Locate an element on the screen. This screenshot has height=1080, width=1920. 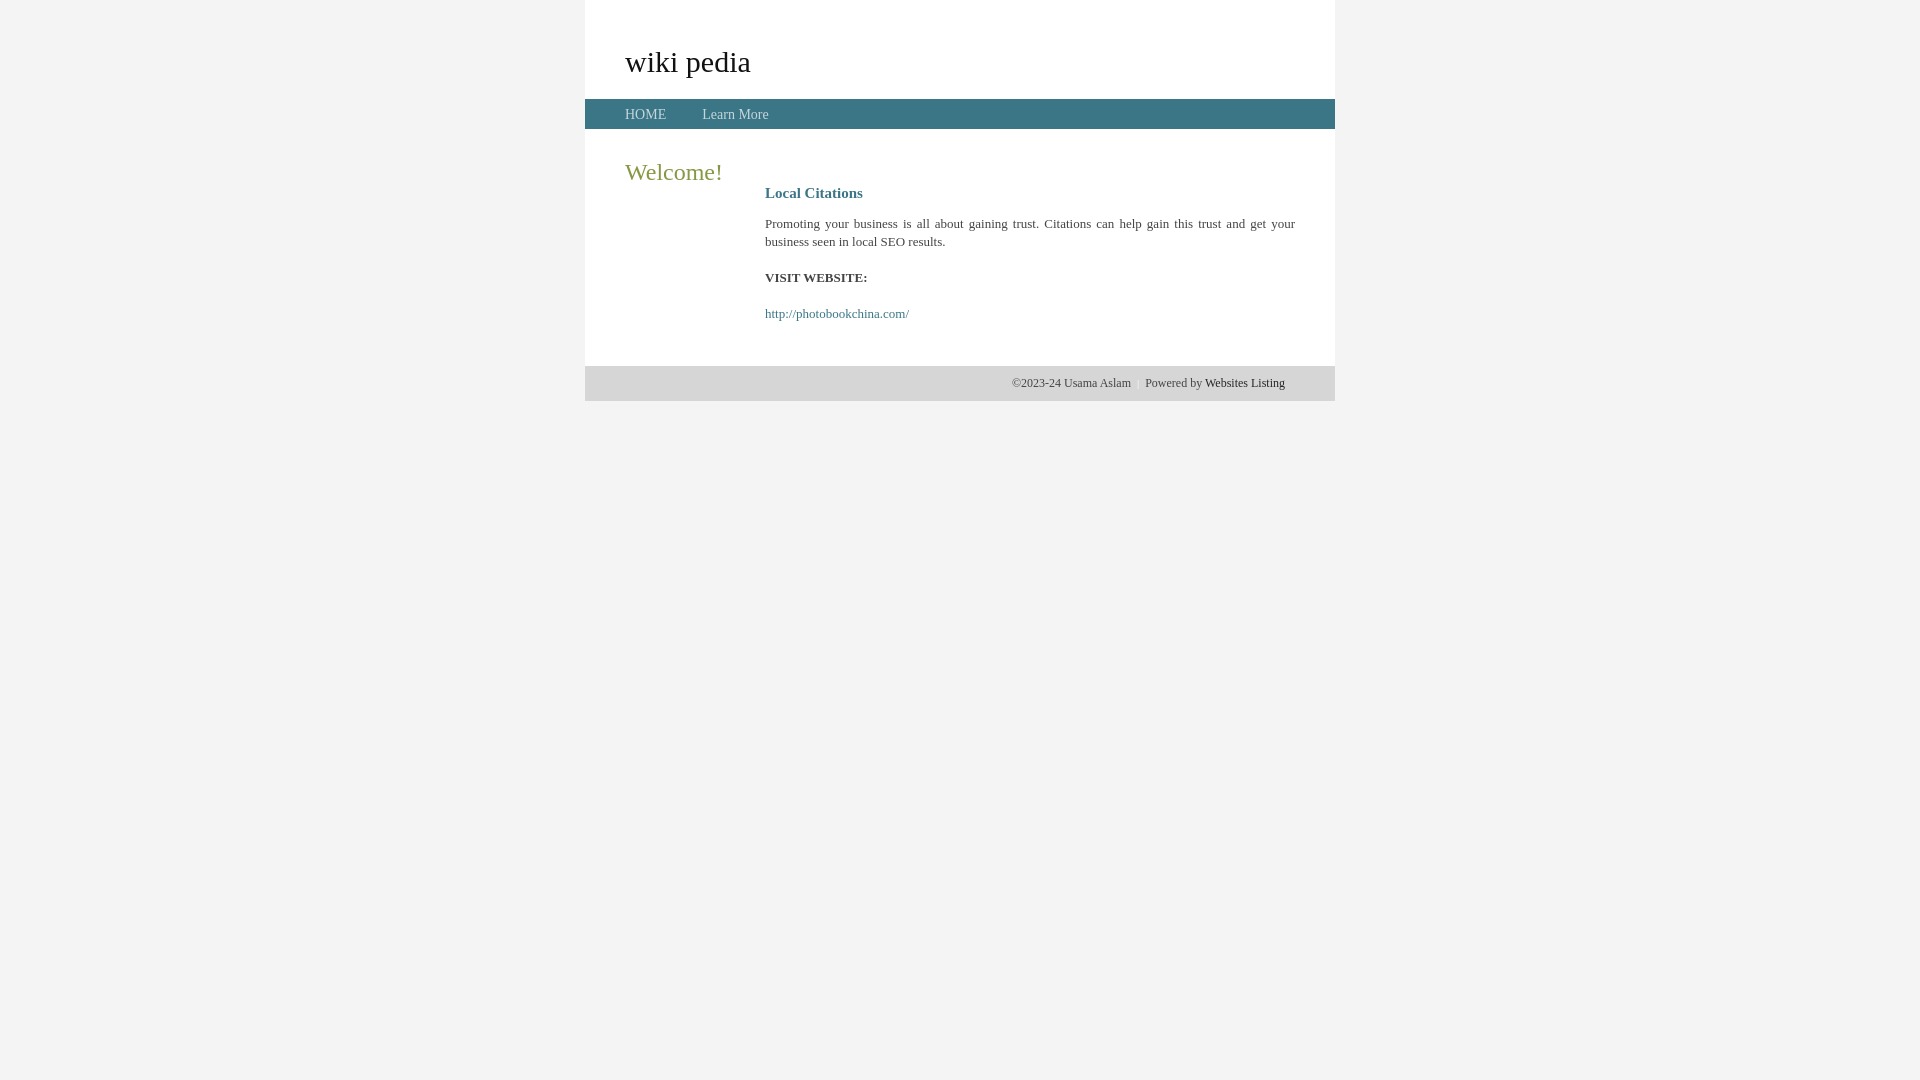
'wiki pedia' is located at coordinates (687, 60).